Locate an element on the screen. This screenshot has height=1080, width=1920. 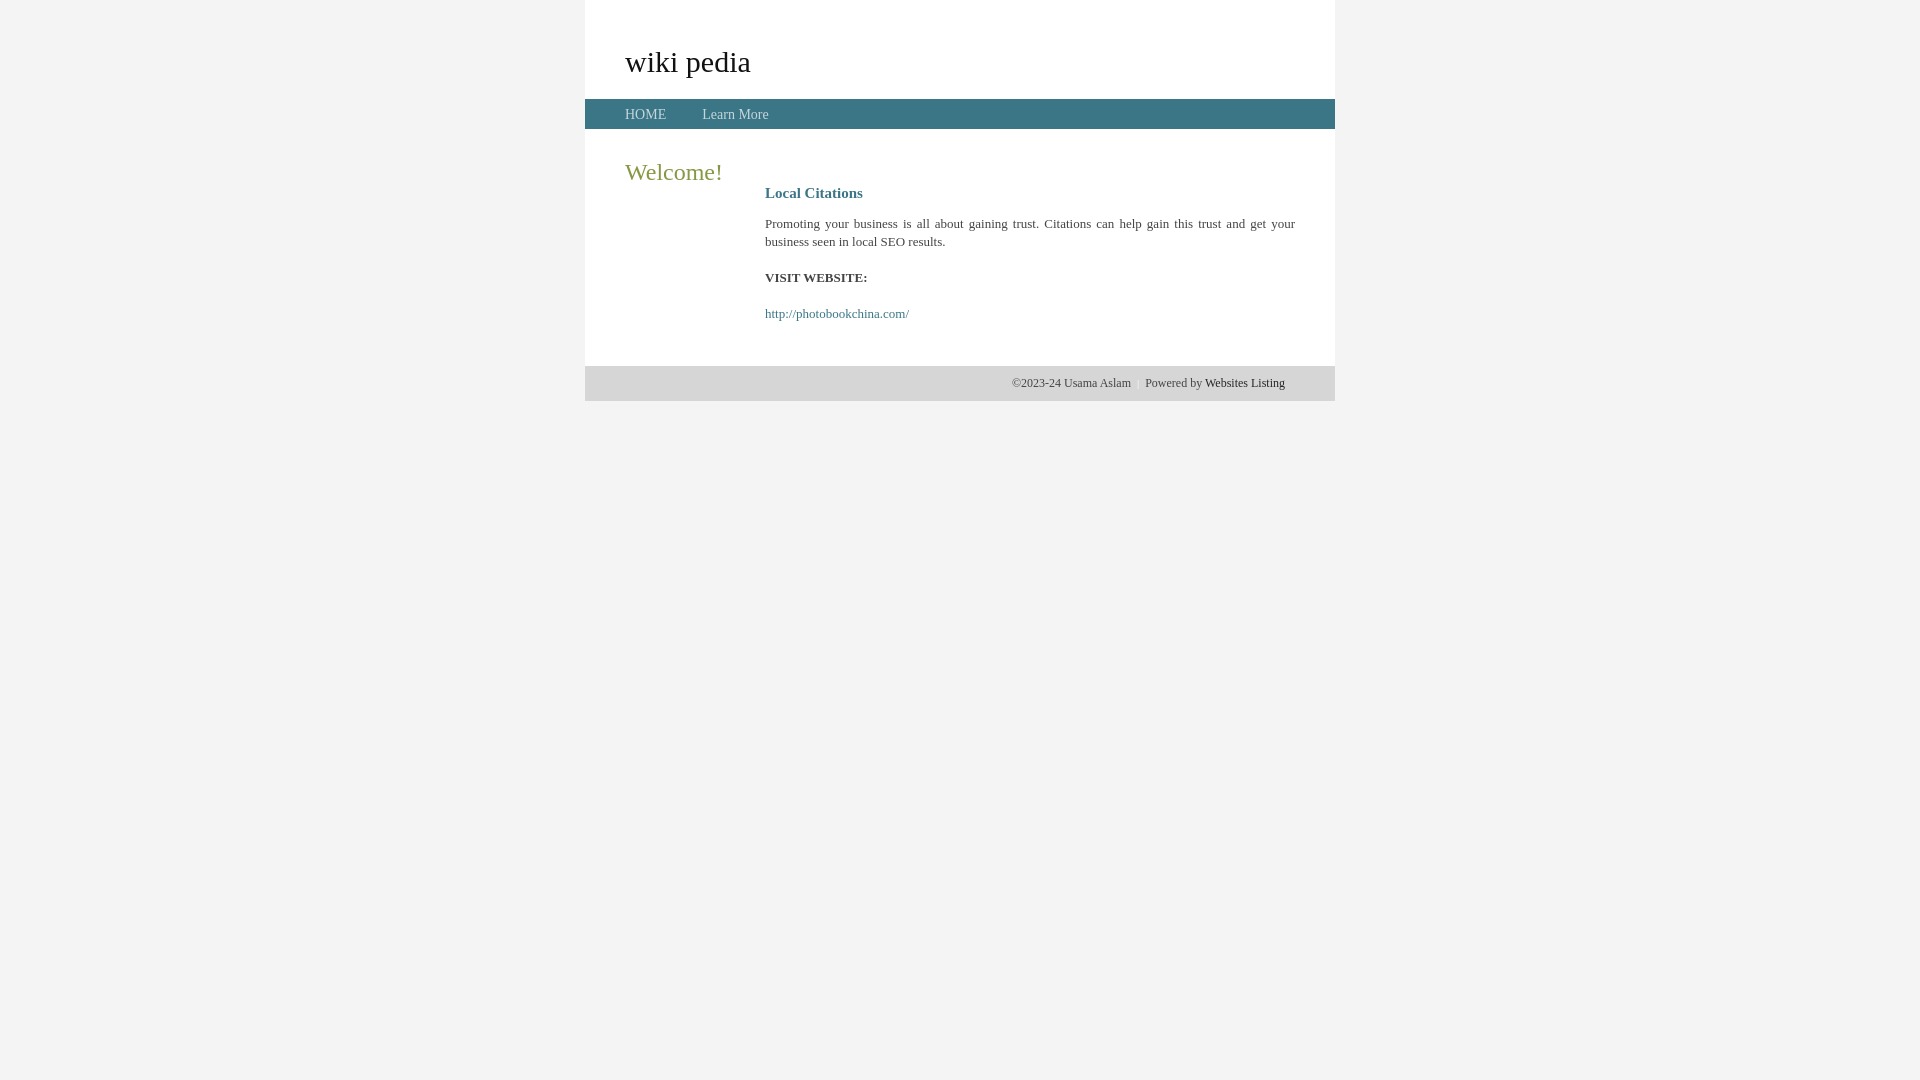
'wiki pedia' is located at coordinates (687, 60).